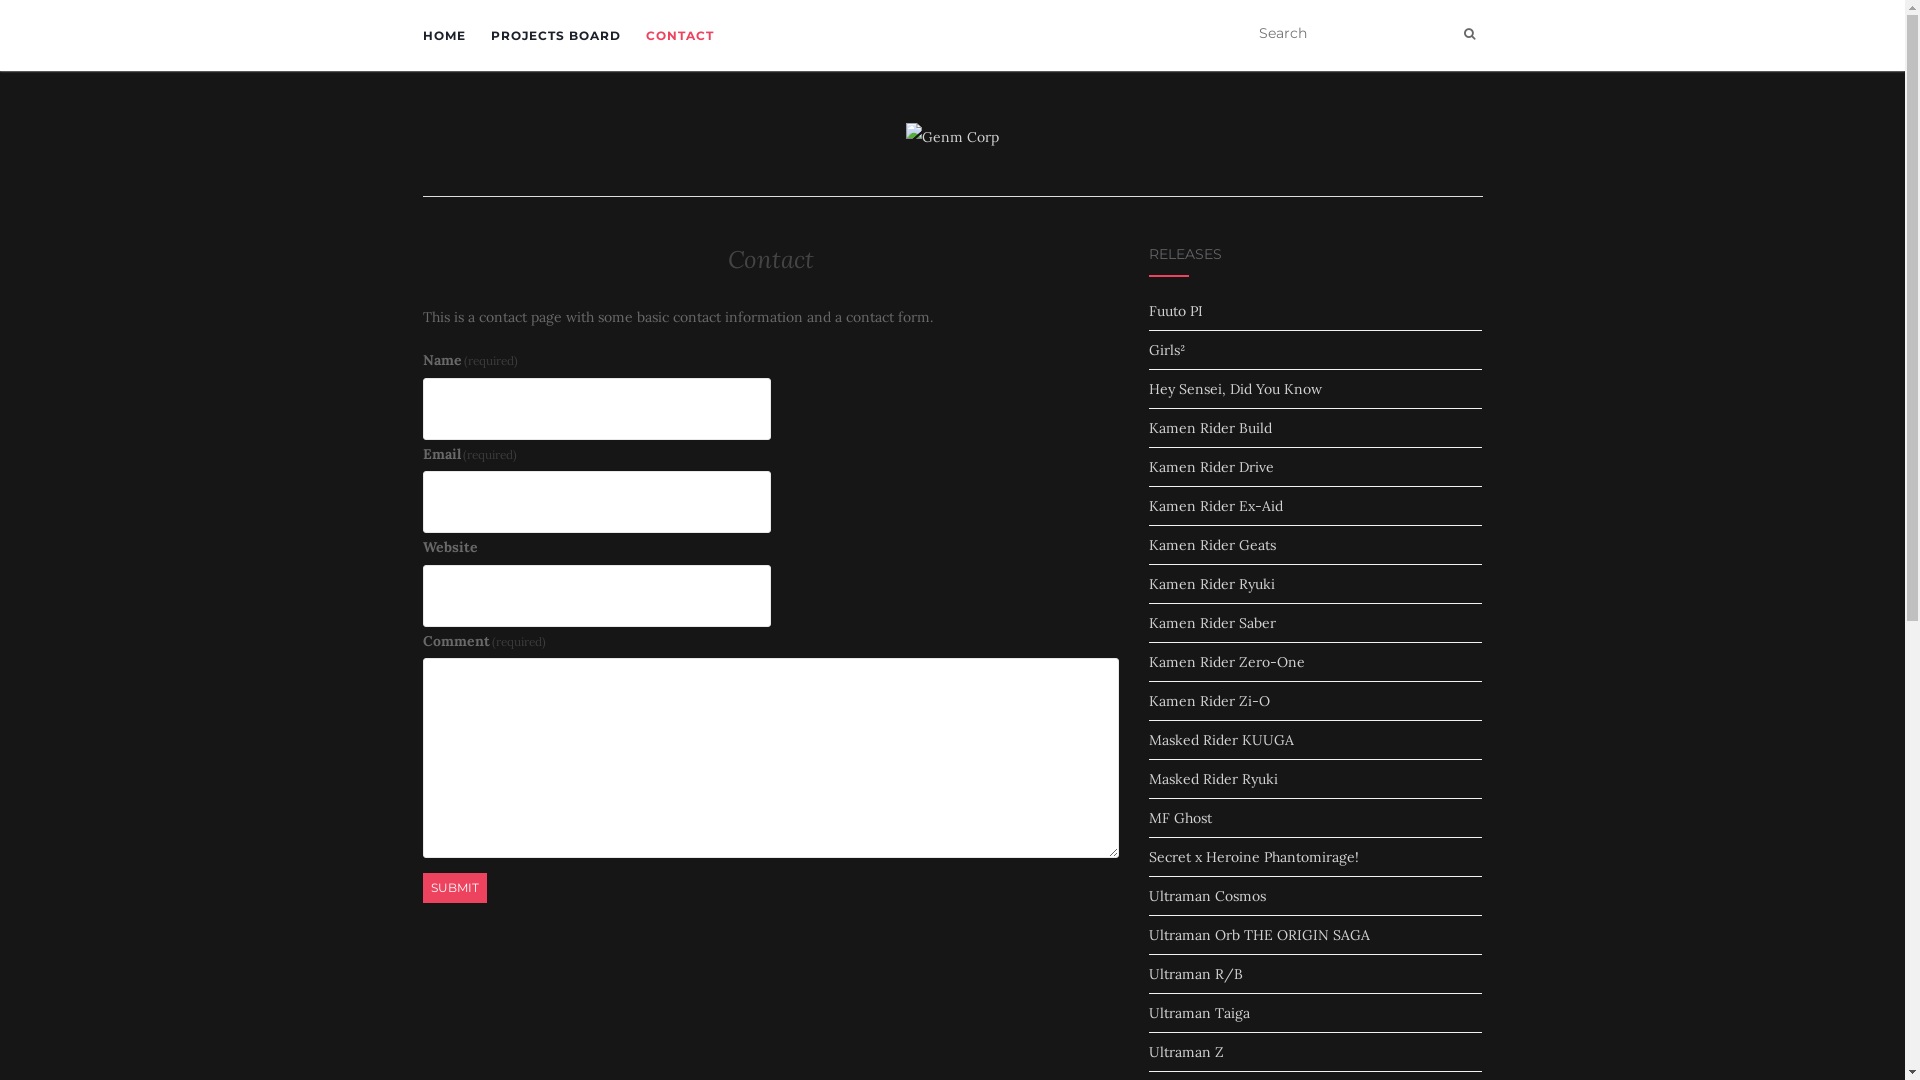 The image size is (1920, 1080). What do you see at coordinates (1148, 466) in the screenshot?
I see `'Kamen Rider Drive'` at bounding box center [1148, 466].